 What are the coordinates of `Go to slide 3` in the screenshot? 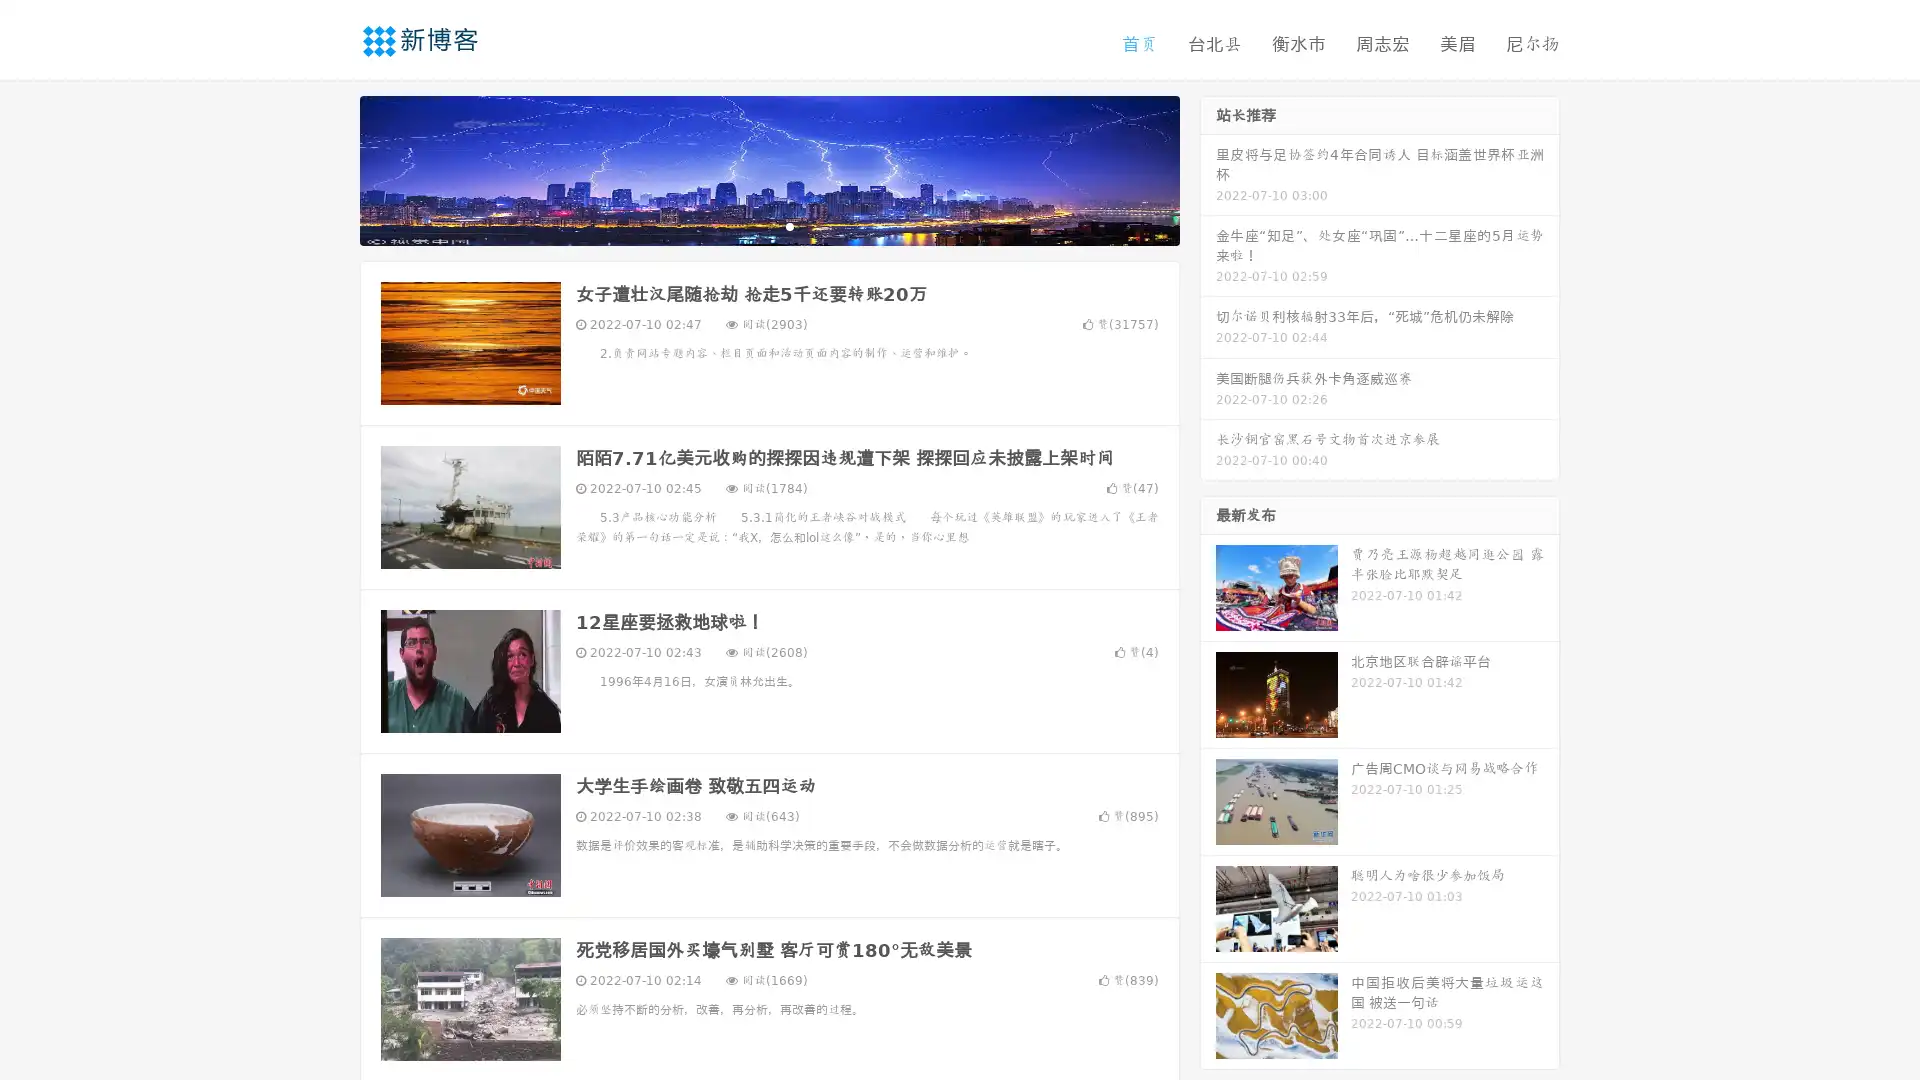 It's located at (789, 225).